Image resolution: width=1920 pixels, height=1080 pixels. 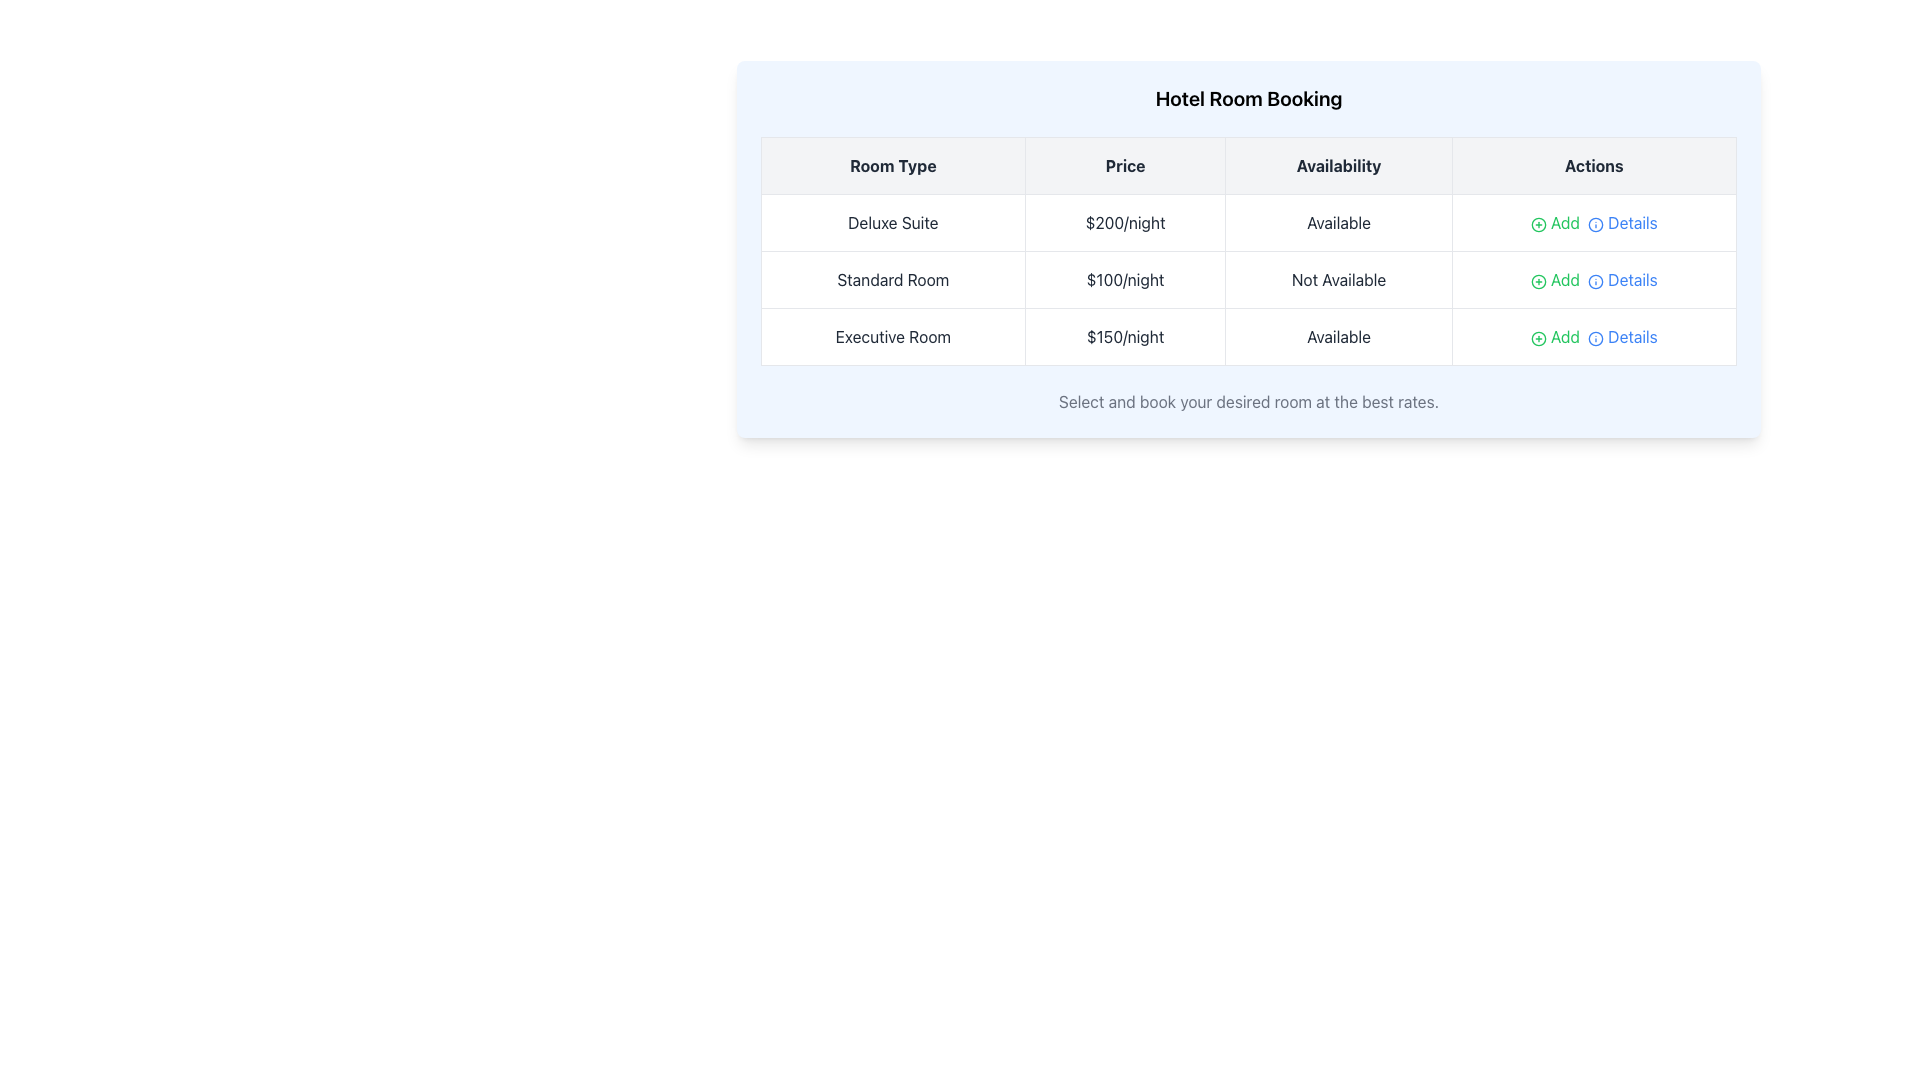 What do you see at coordinates (1554, 223) in the screenshot?
I see `the 'Add Deluxe Suite' button located in the 'Actions' column of the table, adjacent to the 'Details' text for the first row` at bounding box center [1554, 223].